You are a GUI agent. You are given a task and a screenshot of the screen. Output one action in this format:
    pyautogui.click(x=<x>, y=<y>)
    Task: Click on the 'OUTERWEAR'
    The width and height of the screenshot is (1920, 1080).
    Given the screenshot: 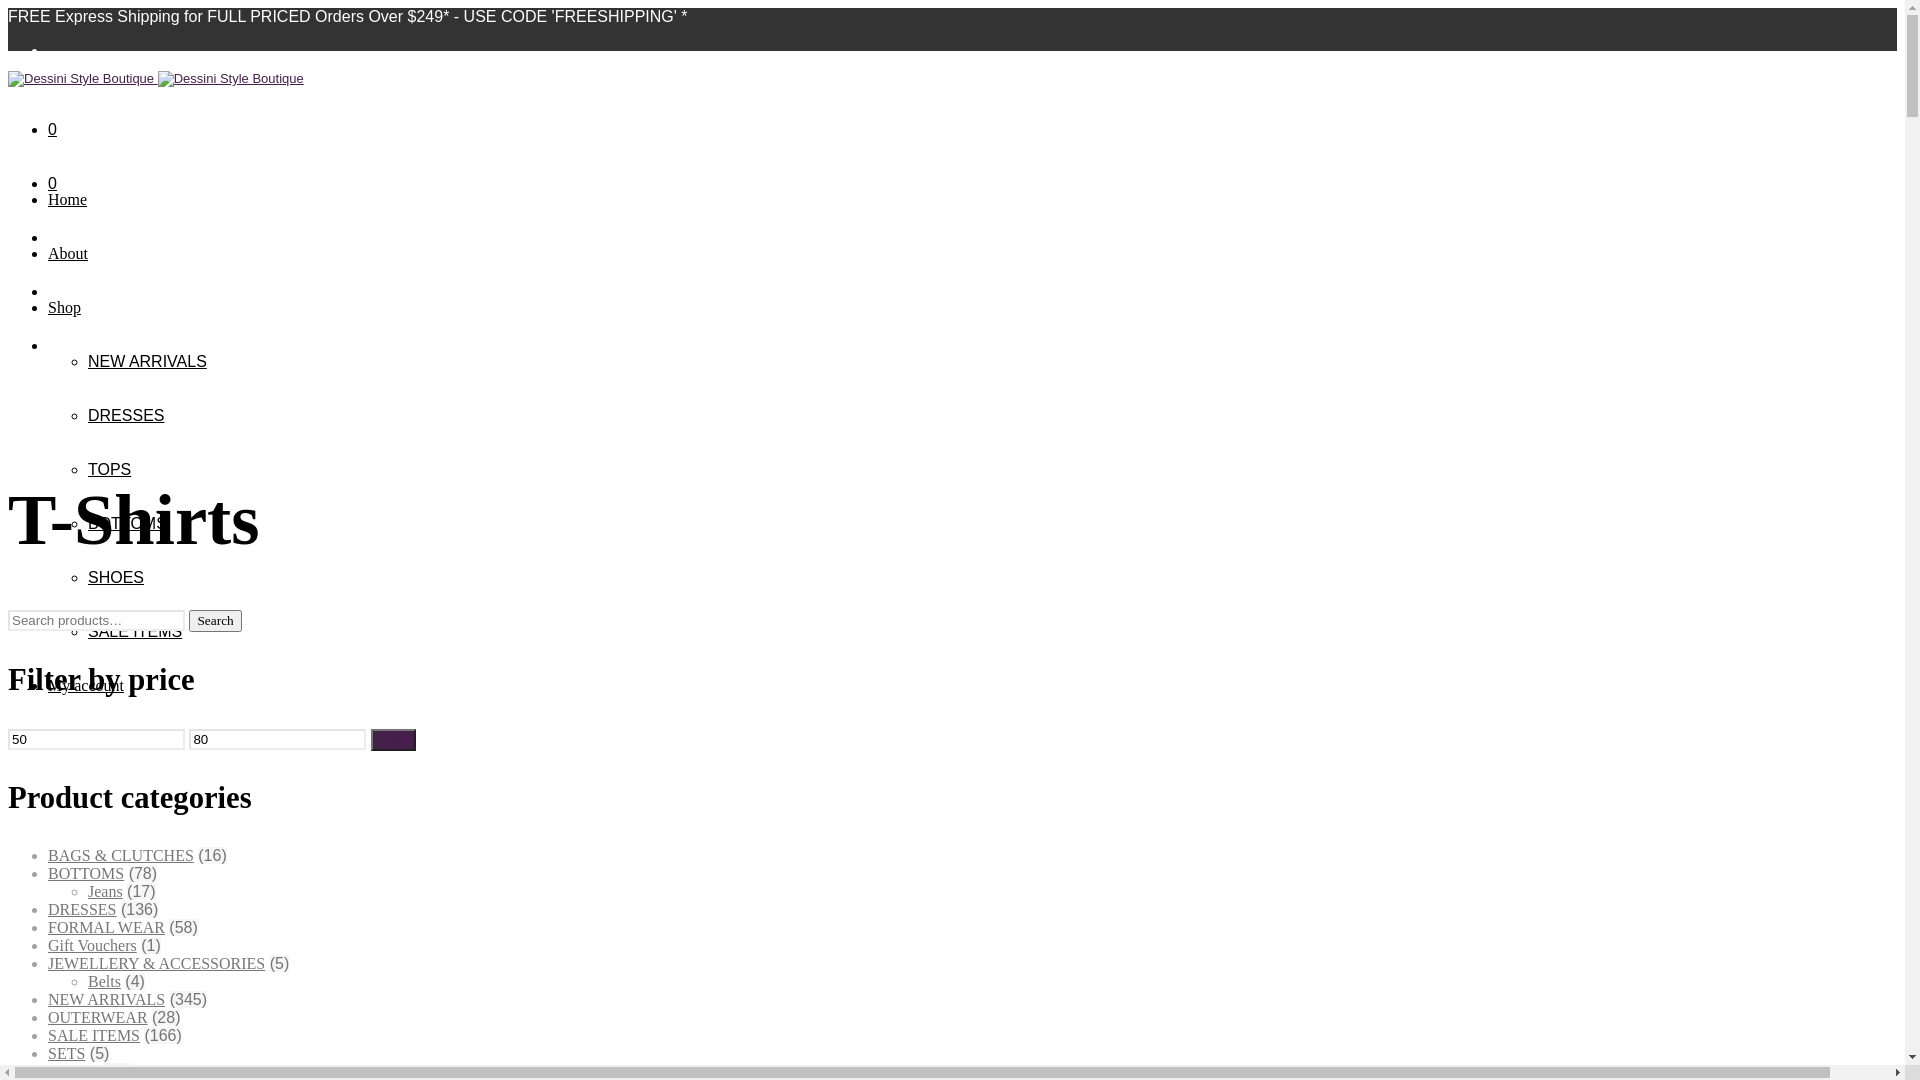 What is the action you would take?
    pyautogui.click(x=96, y=1017)
    